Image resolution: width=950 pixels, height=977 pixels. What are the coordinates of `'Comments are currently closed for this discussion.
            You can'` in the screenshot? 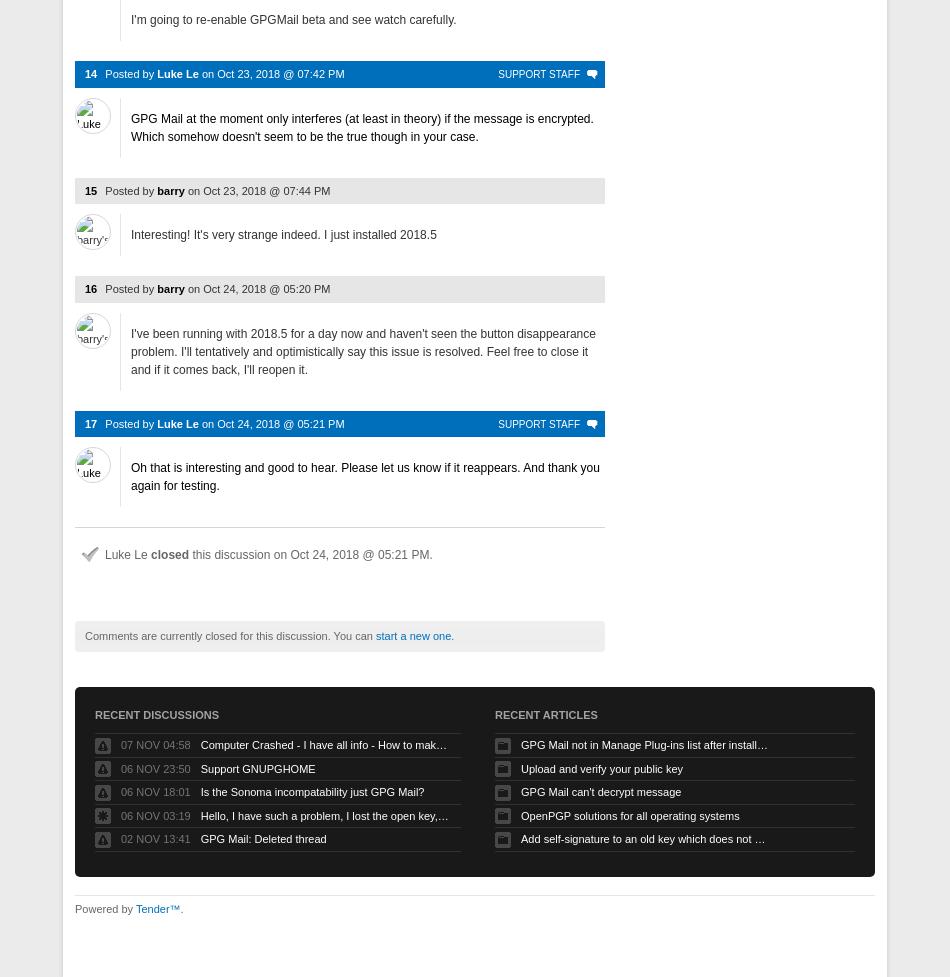 It's located at (230, 635).